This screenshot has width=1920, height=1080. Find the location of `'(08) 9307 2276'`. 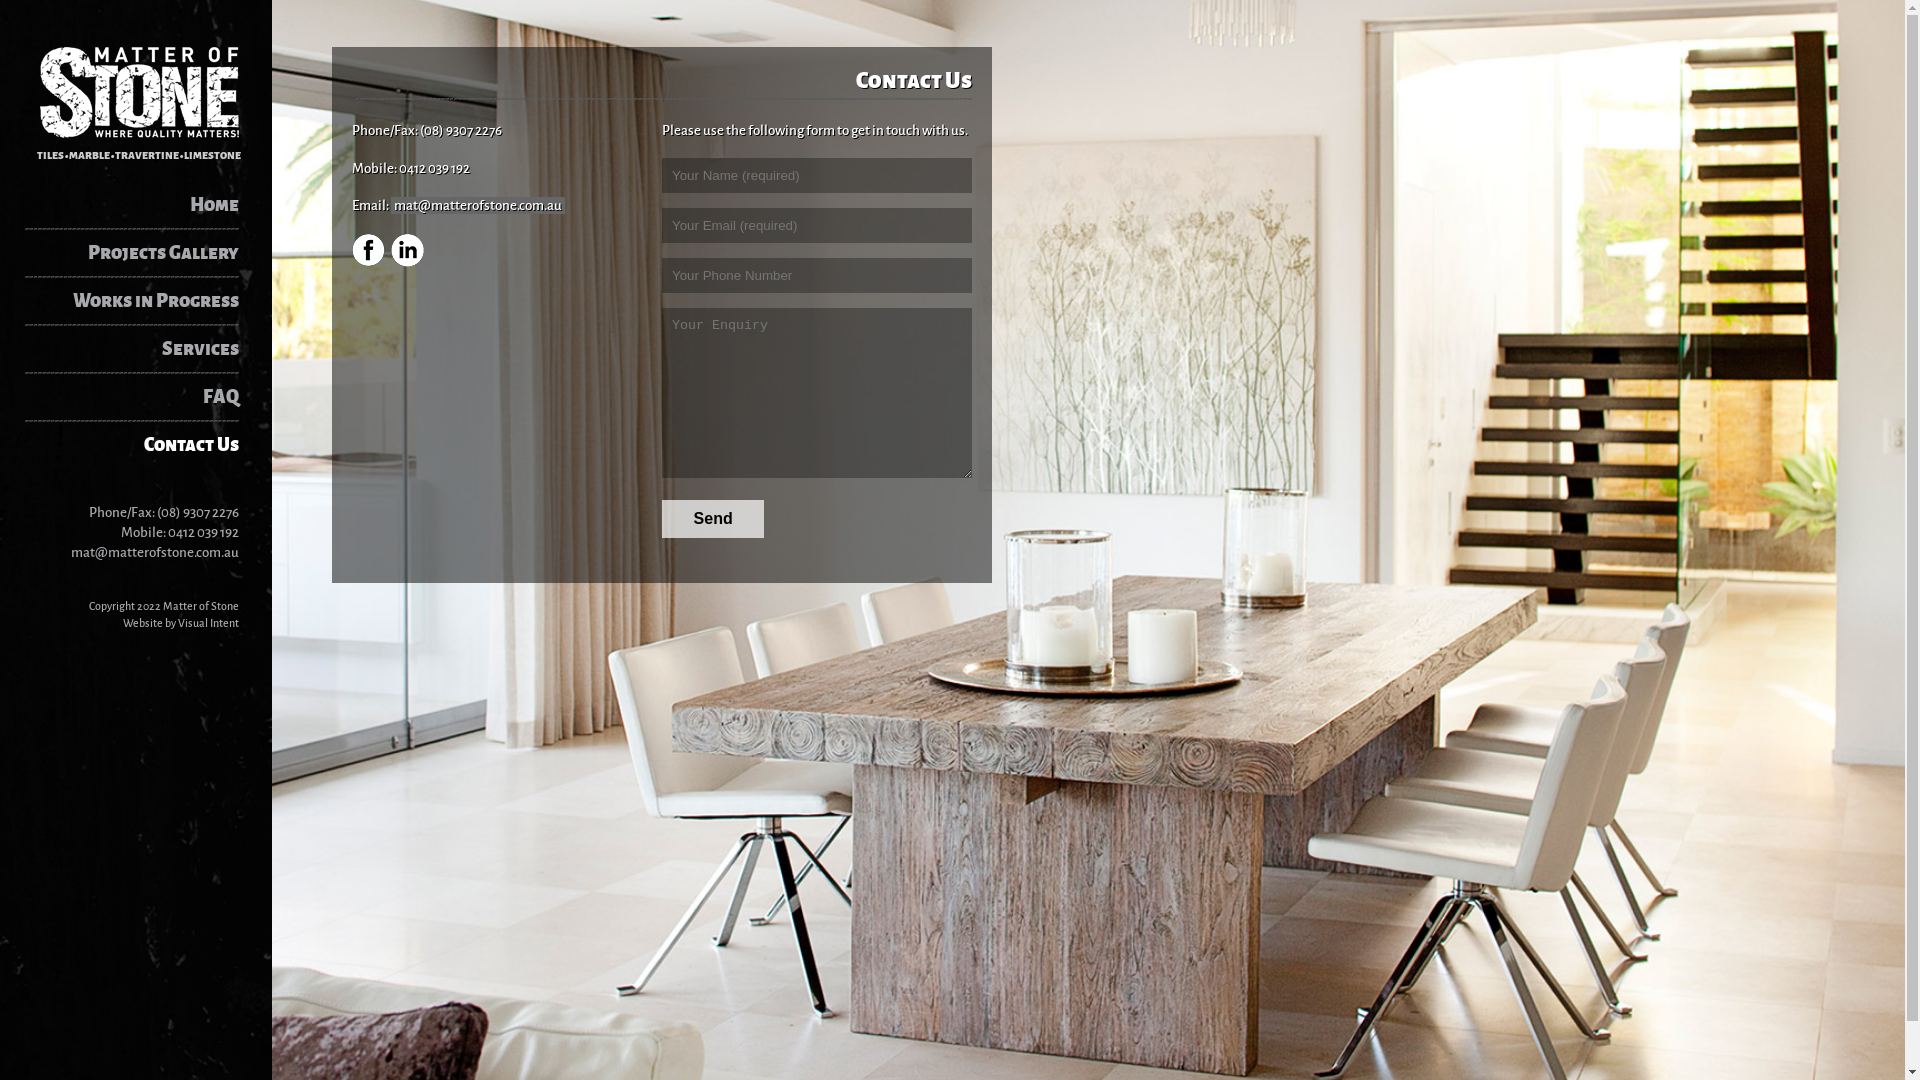

'(08) 9307 2276' is located at coordinates (197, 510).